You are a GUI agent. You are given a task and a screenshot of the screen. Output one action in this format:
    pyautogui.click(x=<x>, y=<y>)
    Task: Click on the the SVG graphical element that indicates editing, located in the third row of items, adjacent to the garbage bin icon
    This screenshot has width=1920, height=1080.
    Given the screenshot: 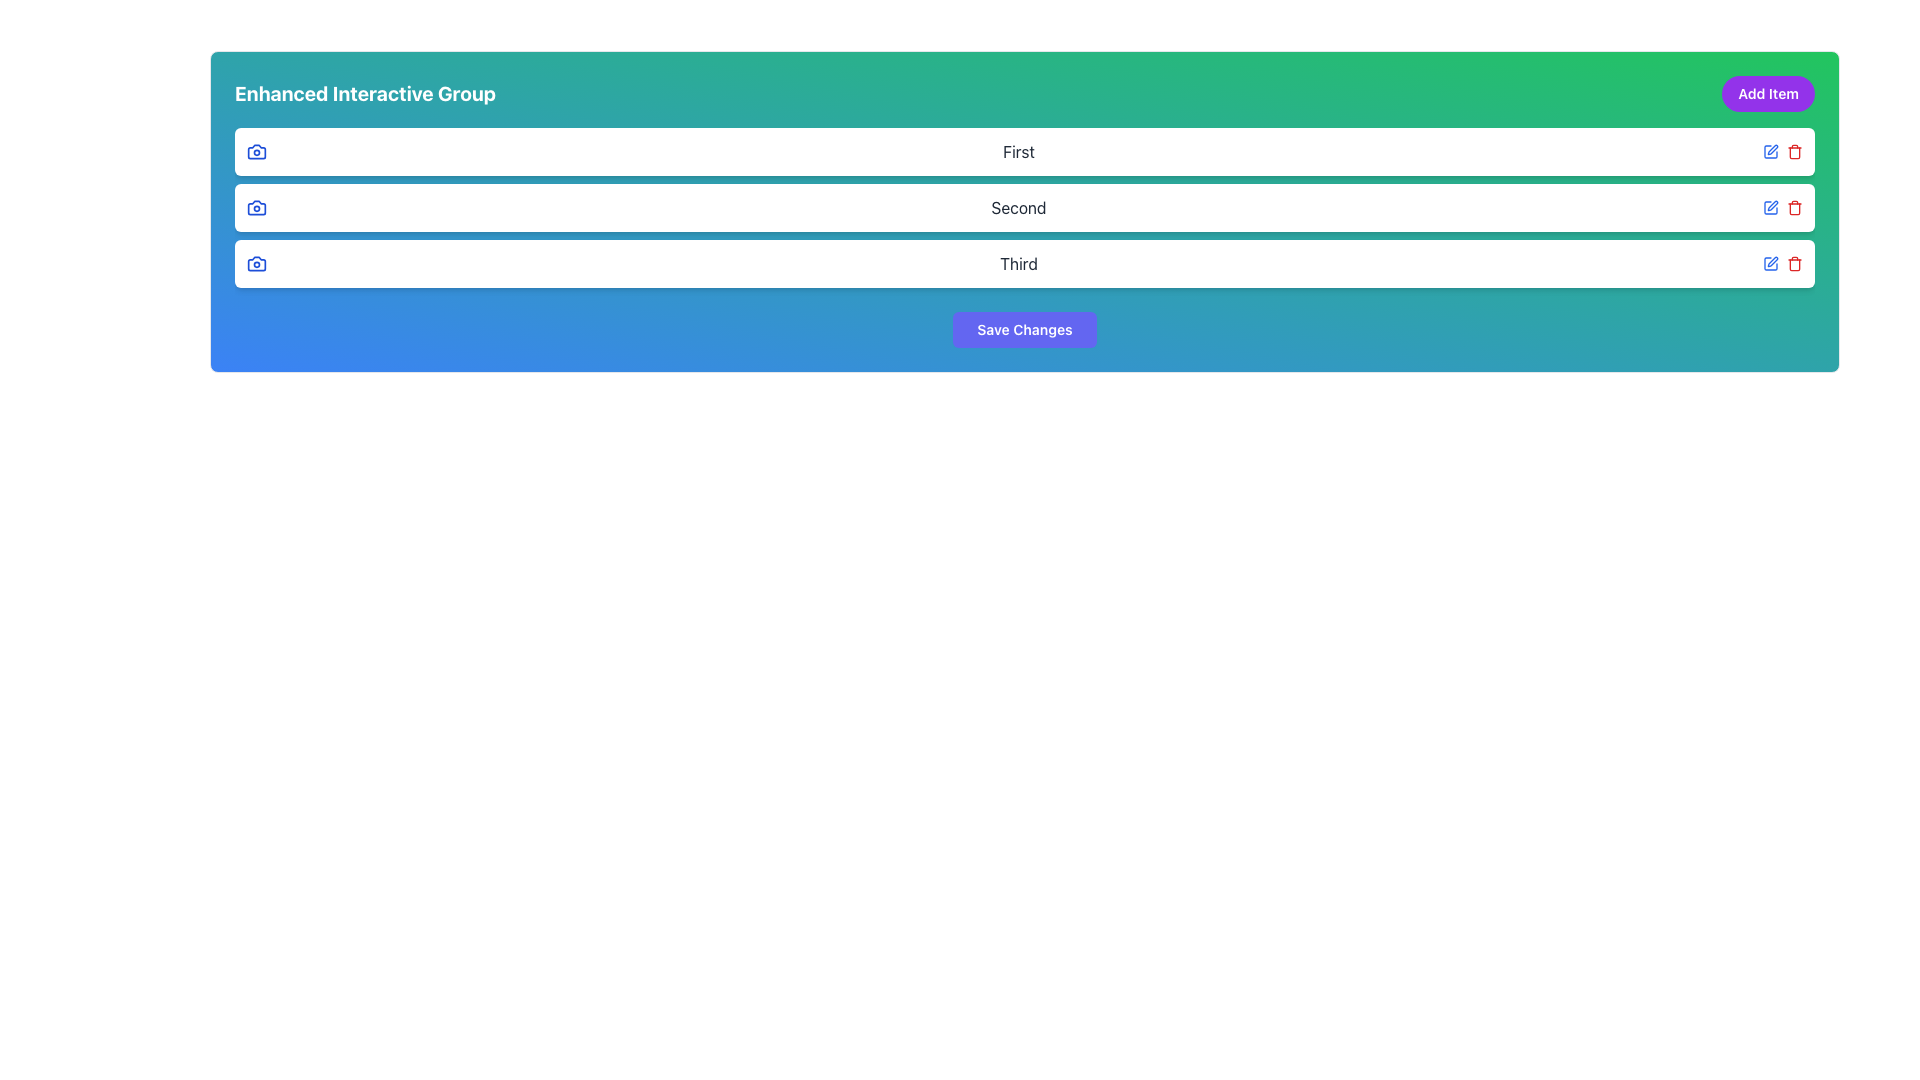 What is the action you would take?
    pyautogui.click(x=1771, y=208)
    